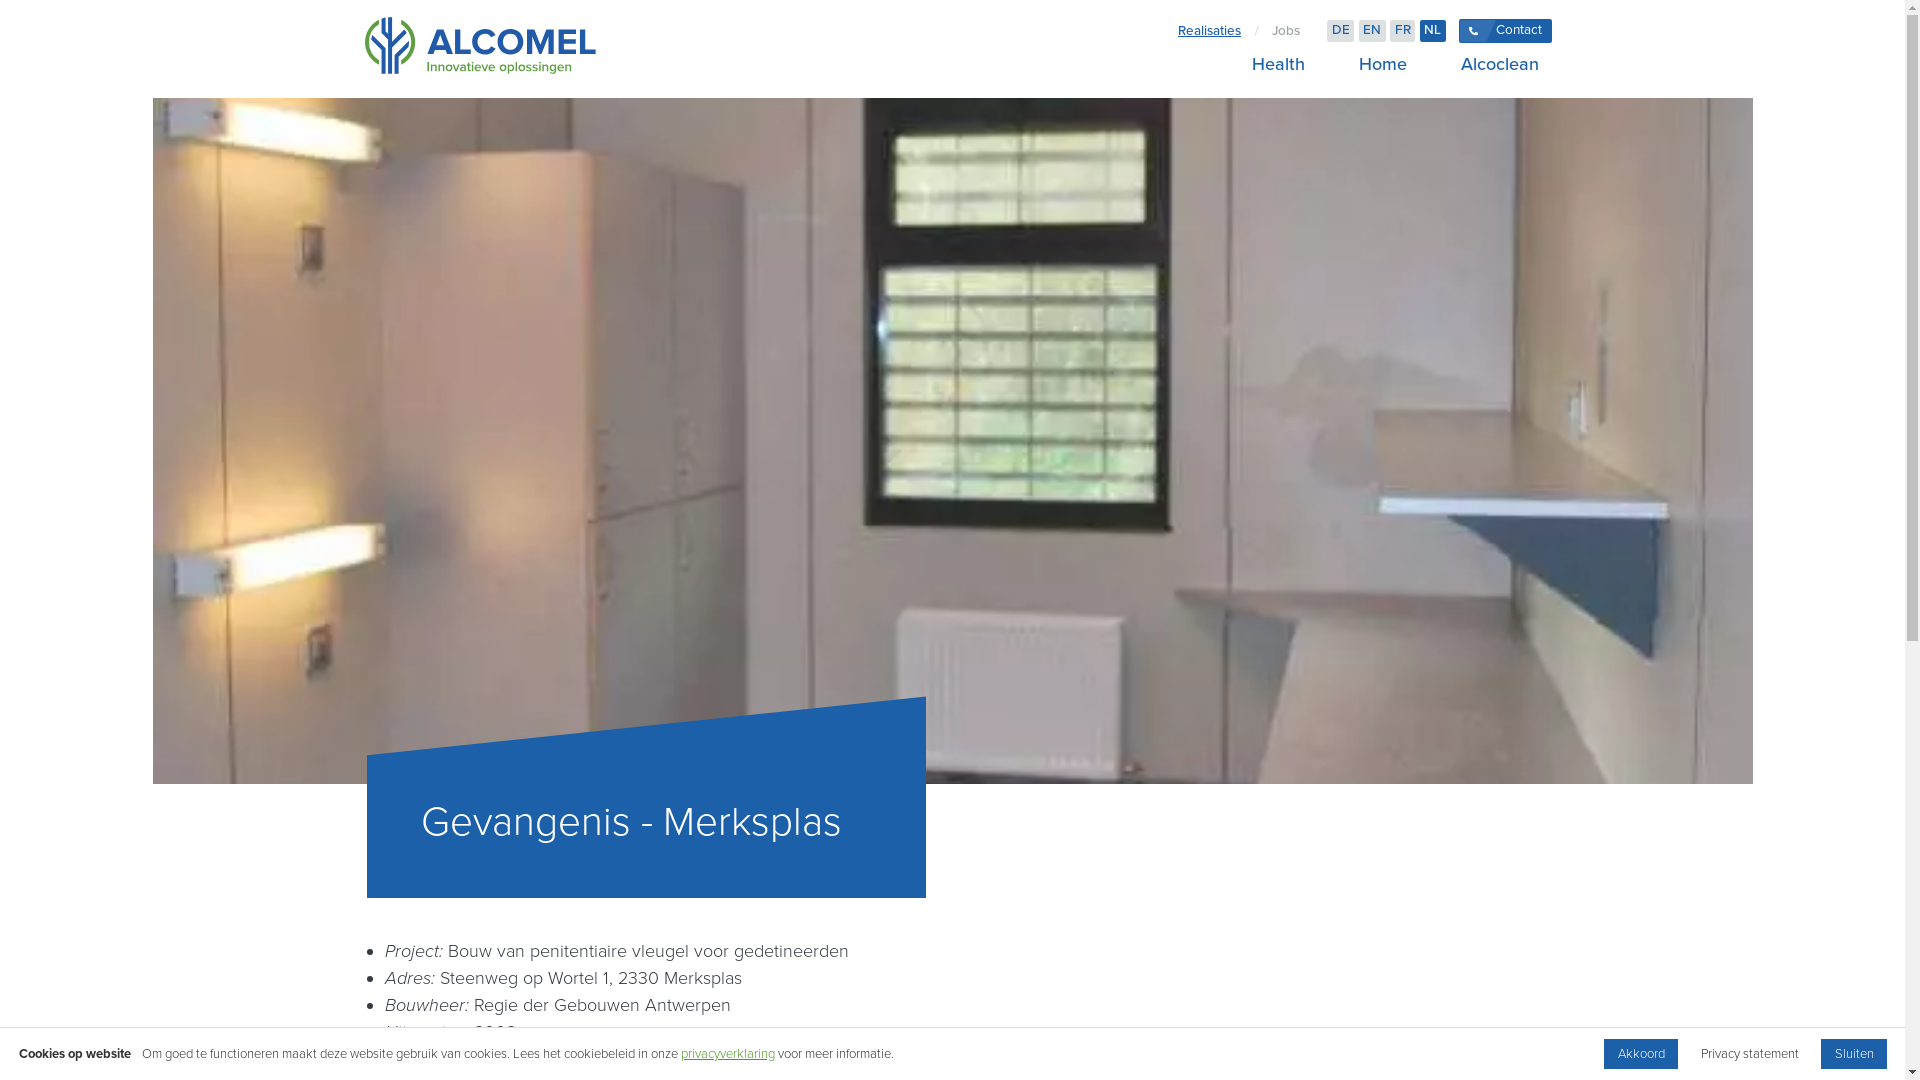  Describe the element at coordinates (1340, 31) in the screenshot. I see `'DE'` at that location.